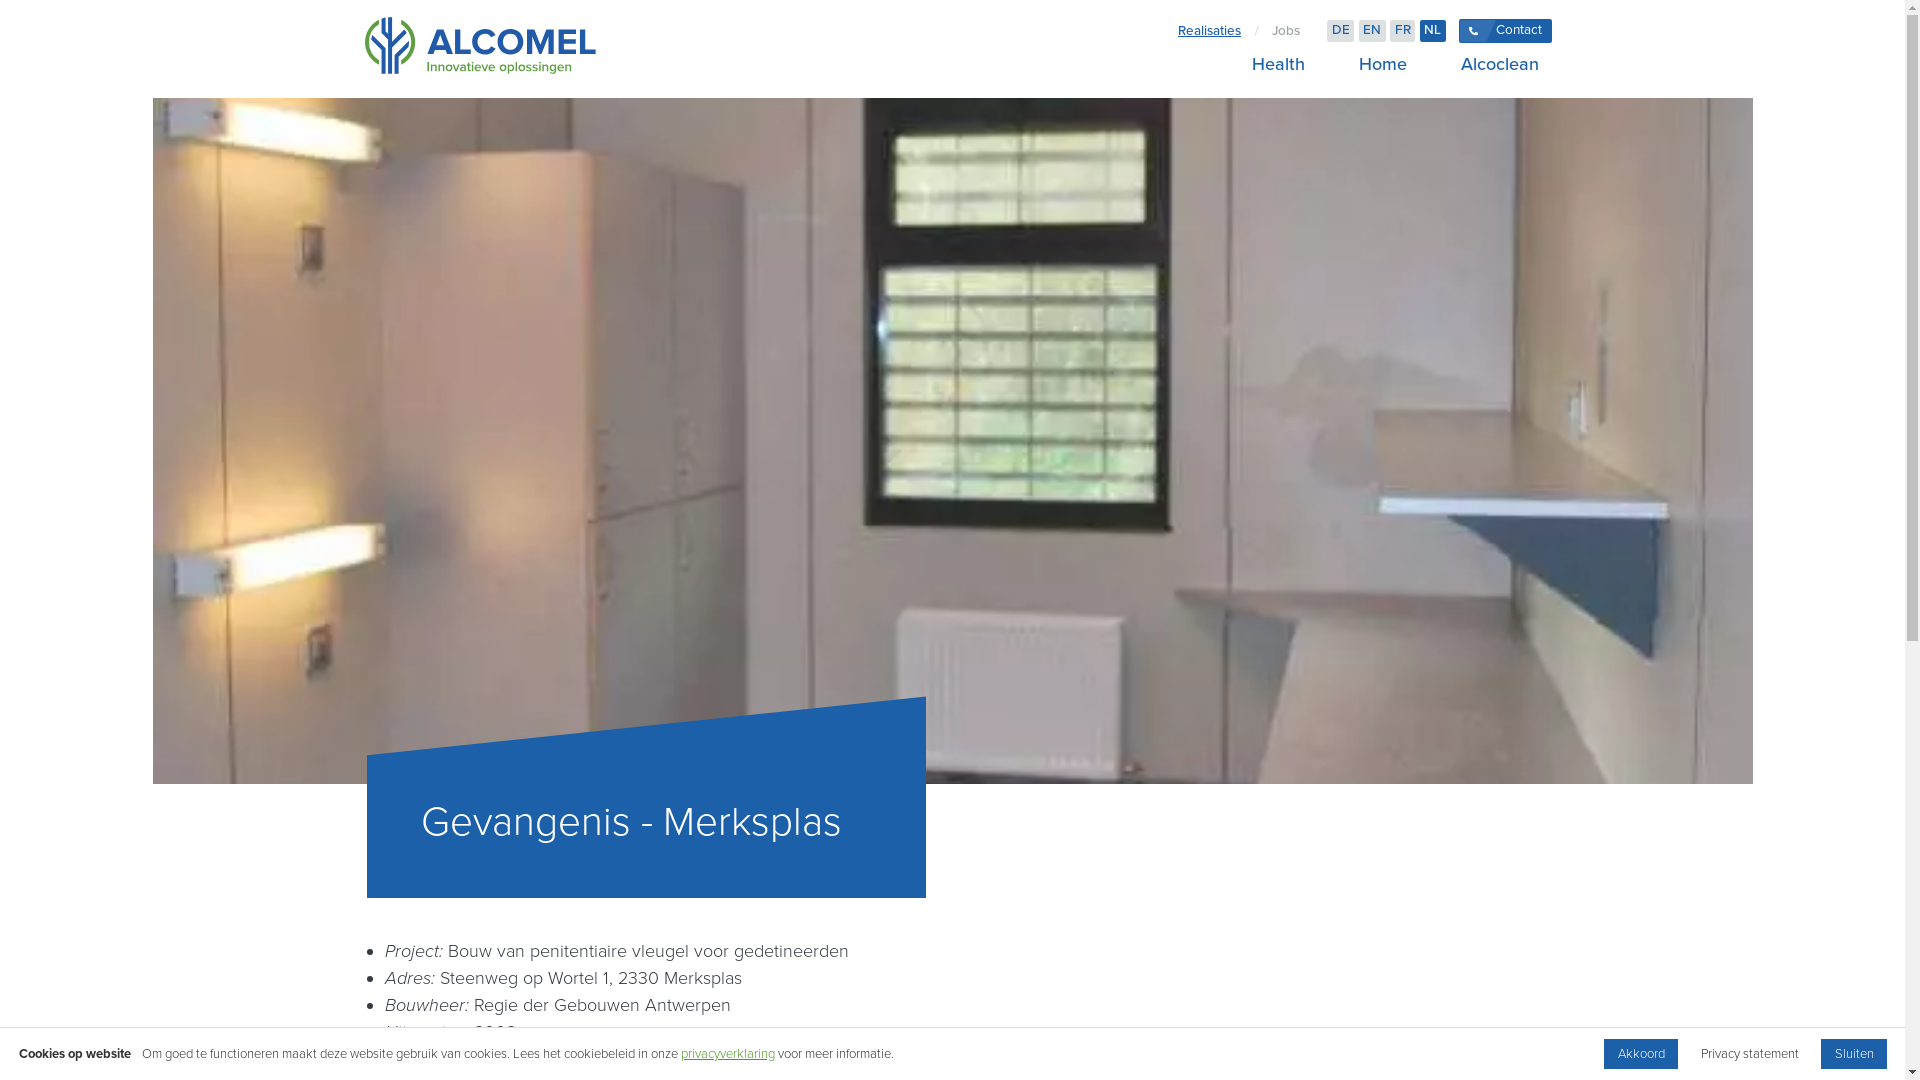  Describe the element at coordinates (1340, 31) in the screenshot. I see `'DE'` at that location.